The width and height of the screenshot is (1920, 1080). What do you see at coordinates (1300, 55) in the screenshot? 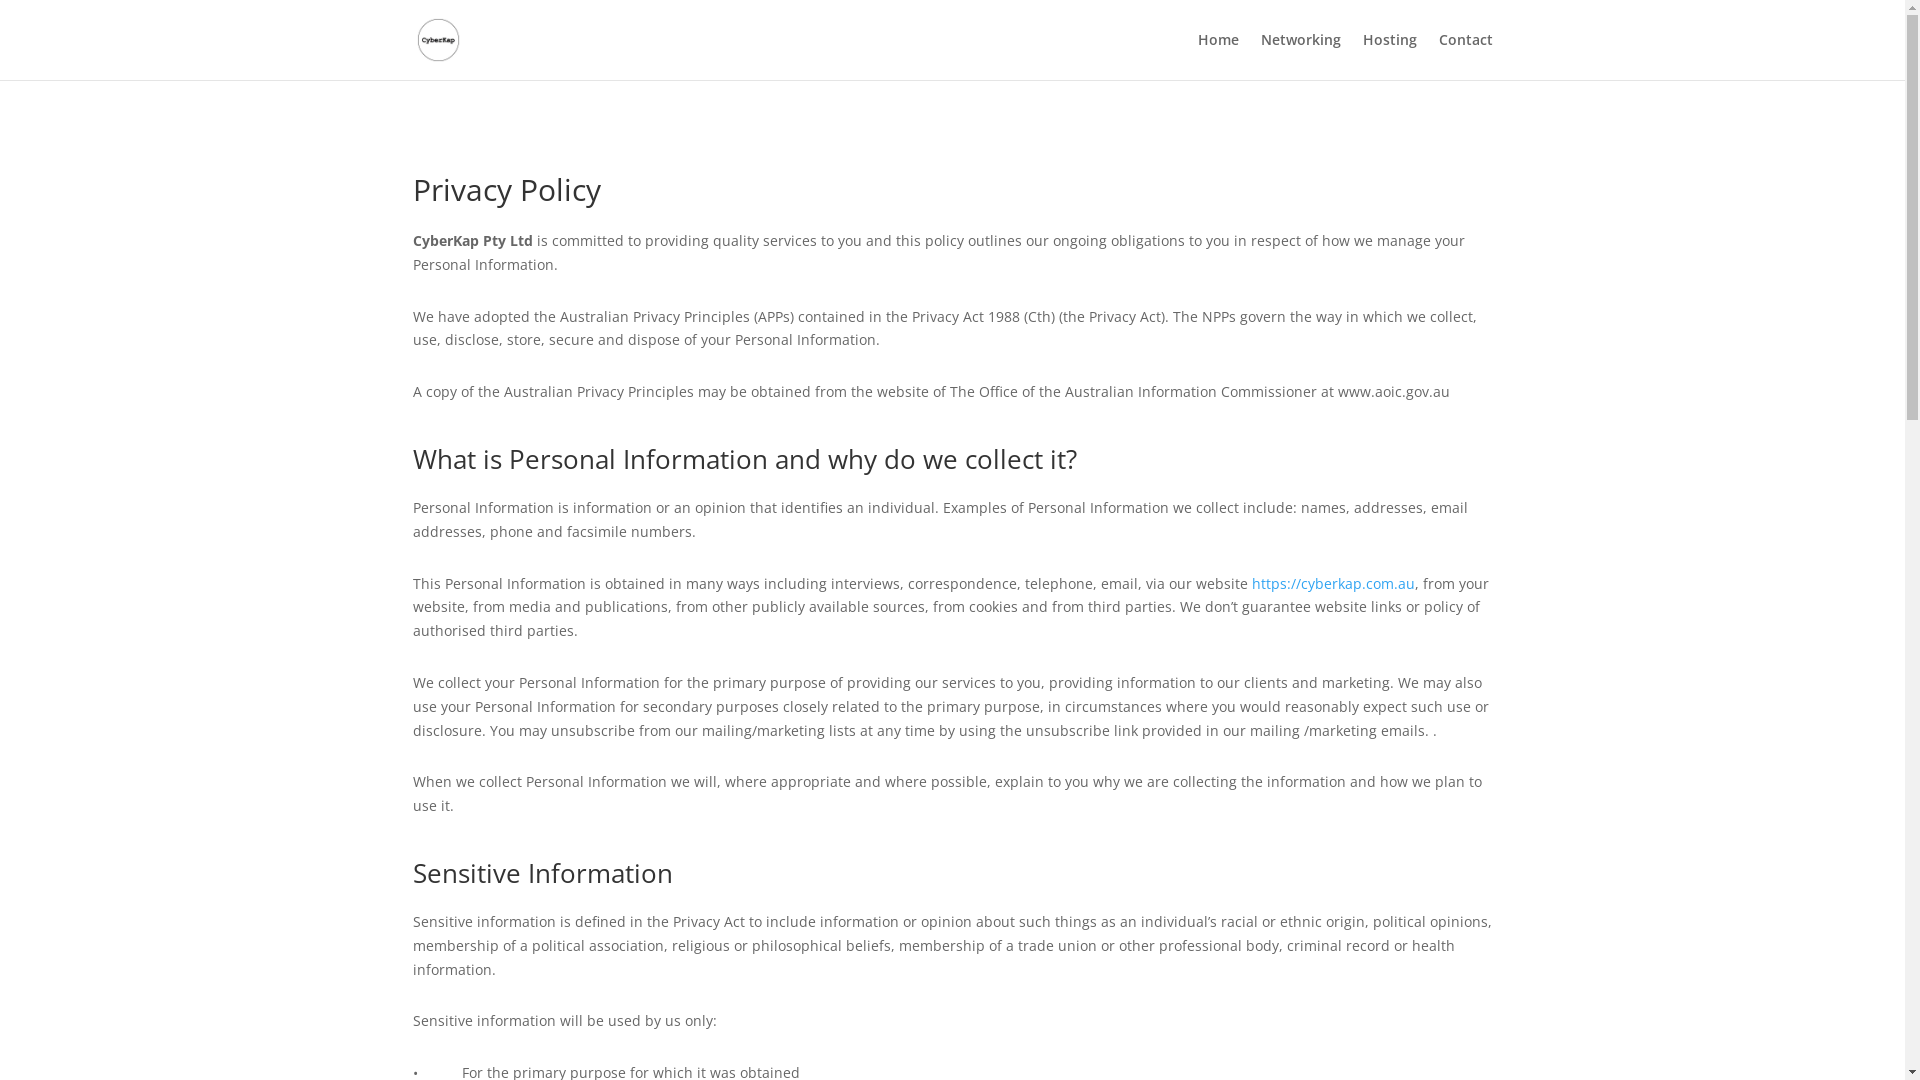
I see `'Networking'` at bounding box center [1300, 55].